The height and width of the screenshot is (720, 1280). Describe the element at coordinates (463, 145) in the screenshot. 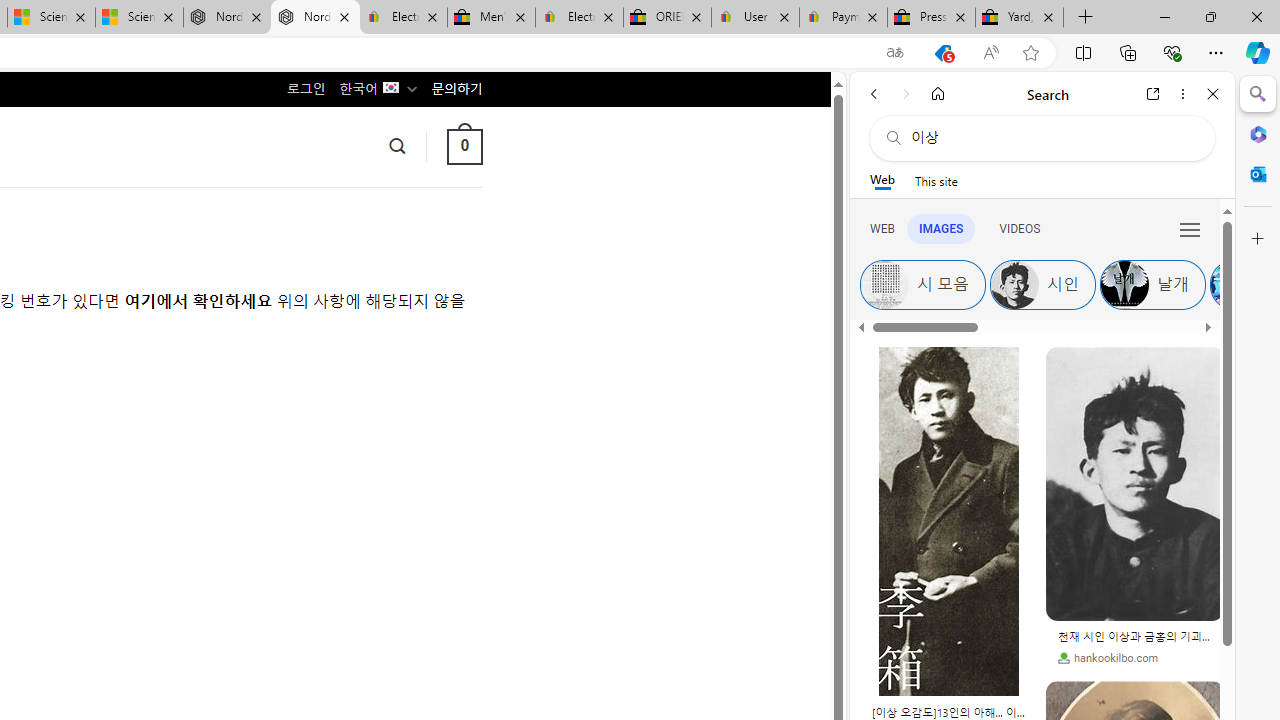

I see `' 0 '` at that location.